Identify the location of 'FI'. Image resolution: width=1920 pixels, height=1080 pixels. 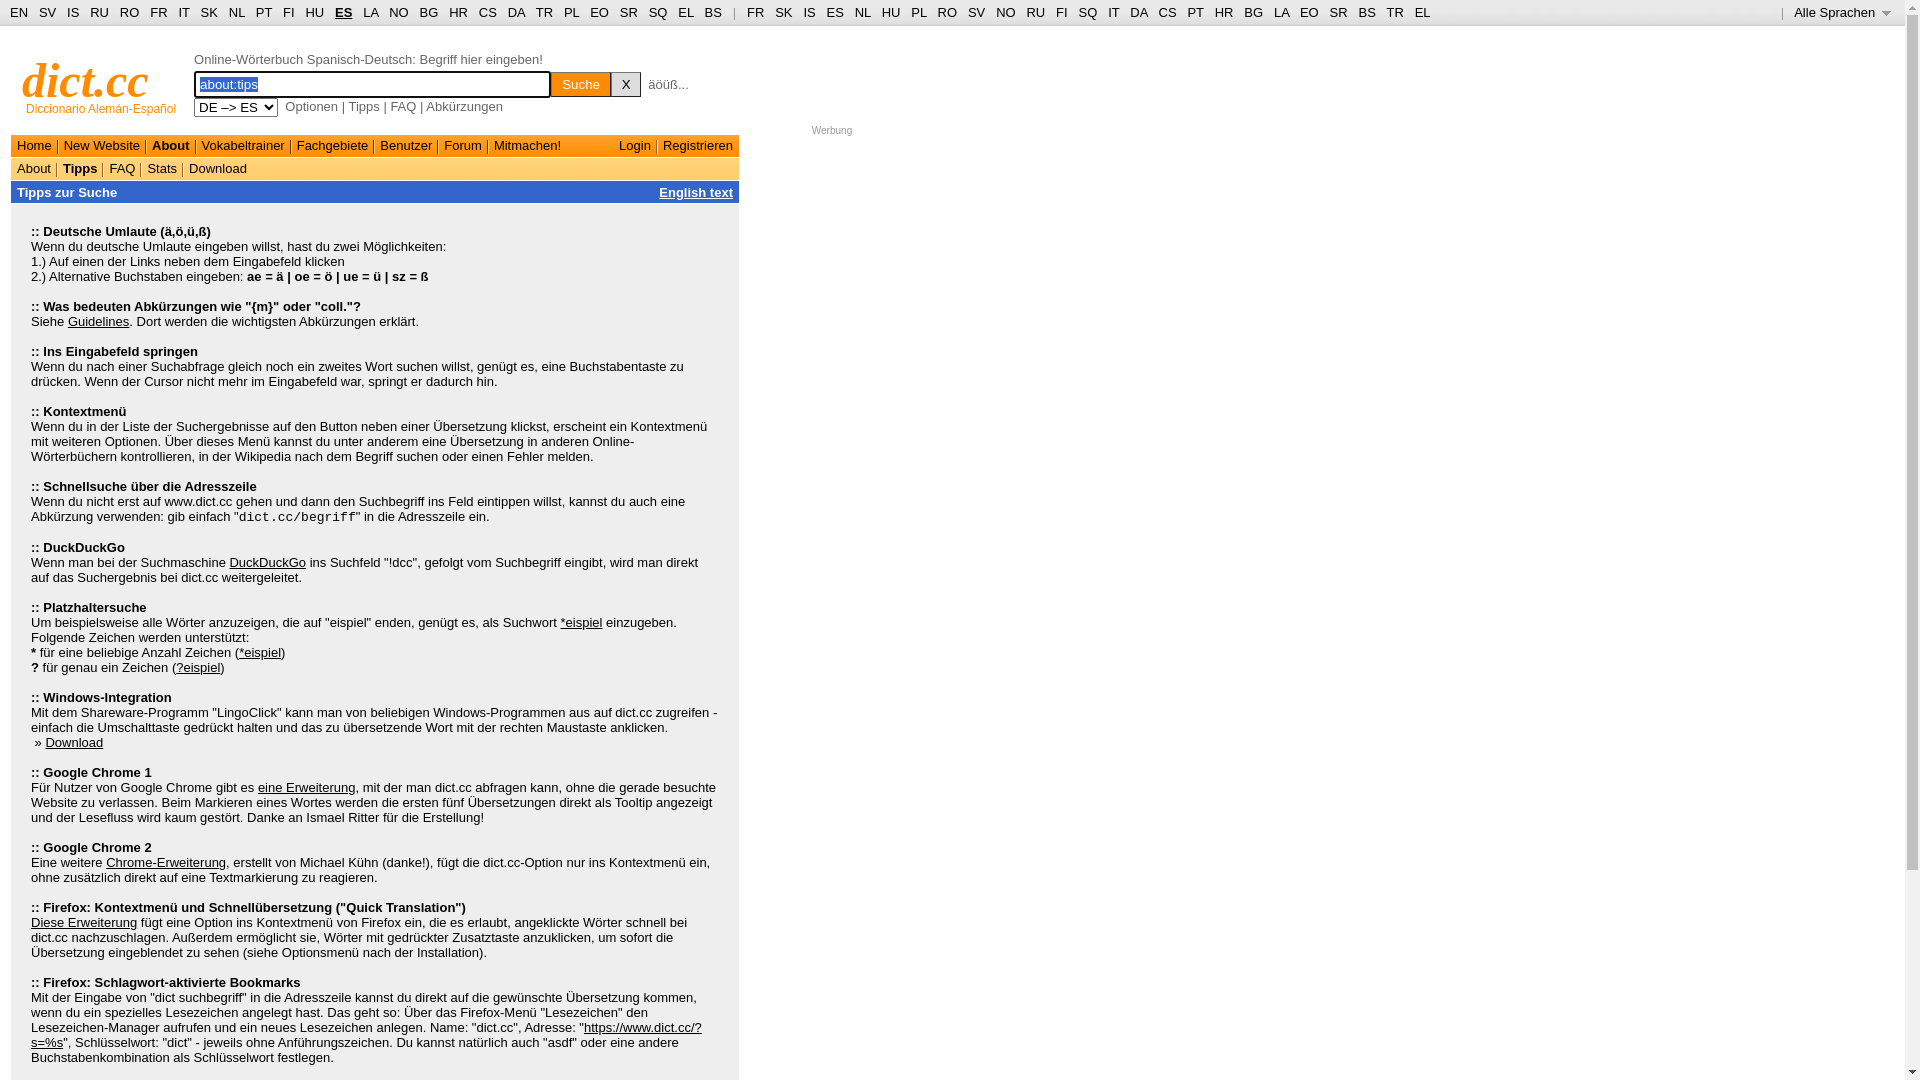
(1060, 12).